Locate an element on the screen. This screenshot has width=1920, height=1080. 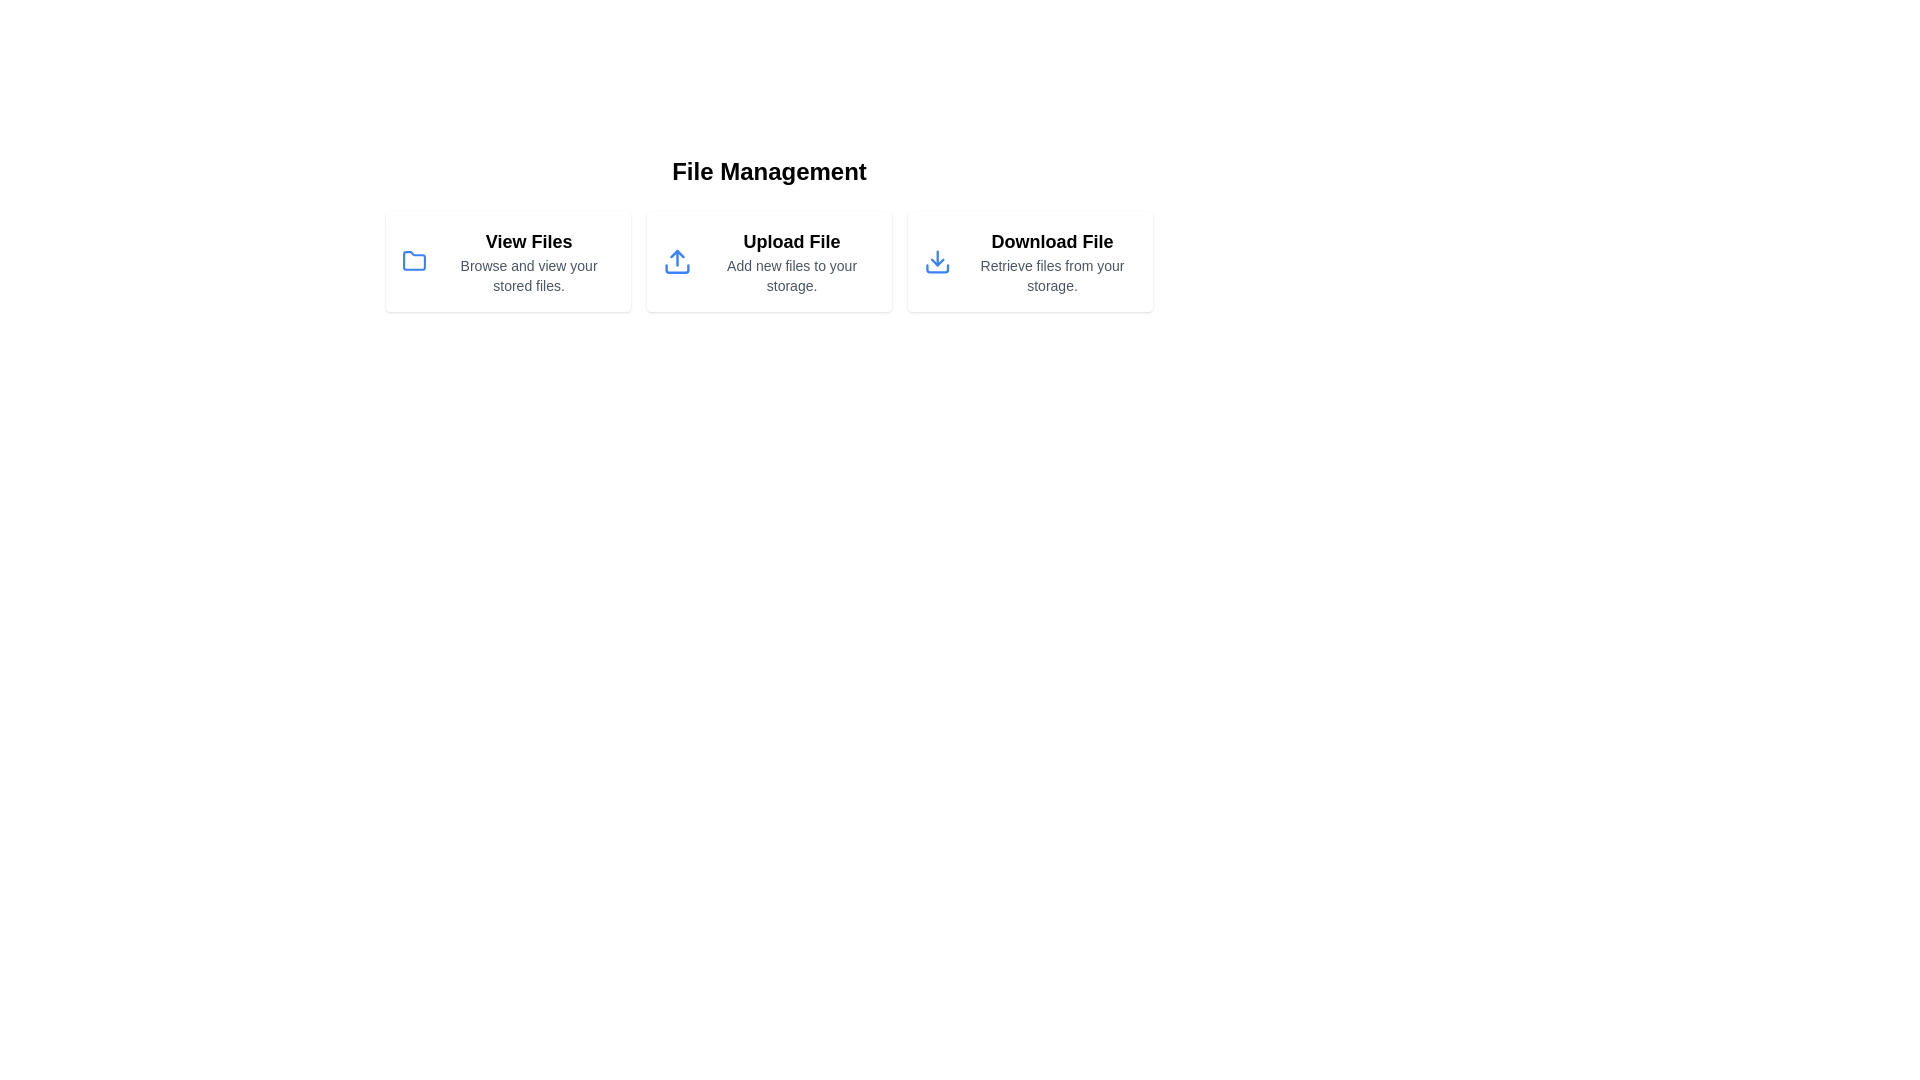
the upload icon located in the central card of the 'File Management' section, above the text 'Upload FileAdd new files to your storage.' is located at coordinates (677, 261).